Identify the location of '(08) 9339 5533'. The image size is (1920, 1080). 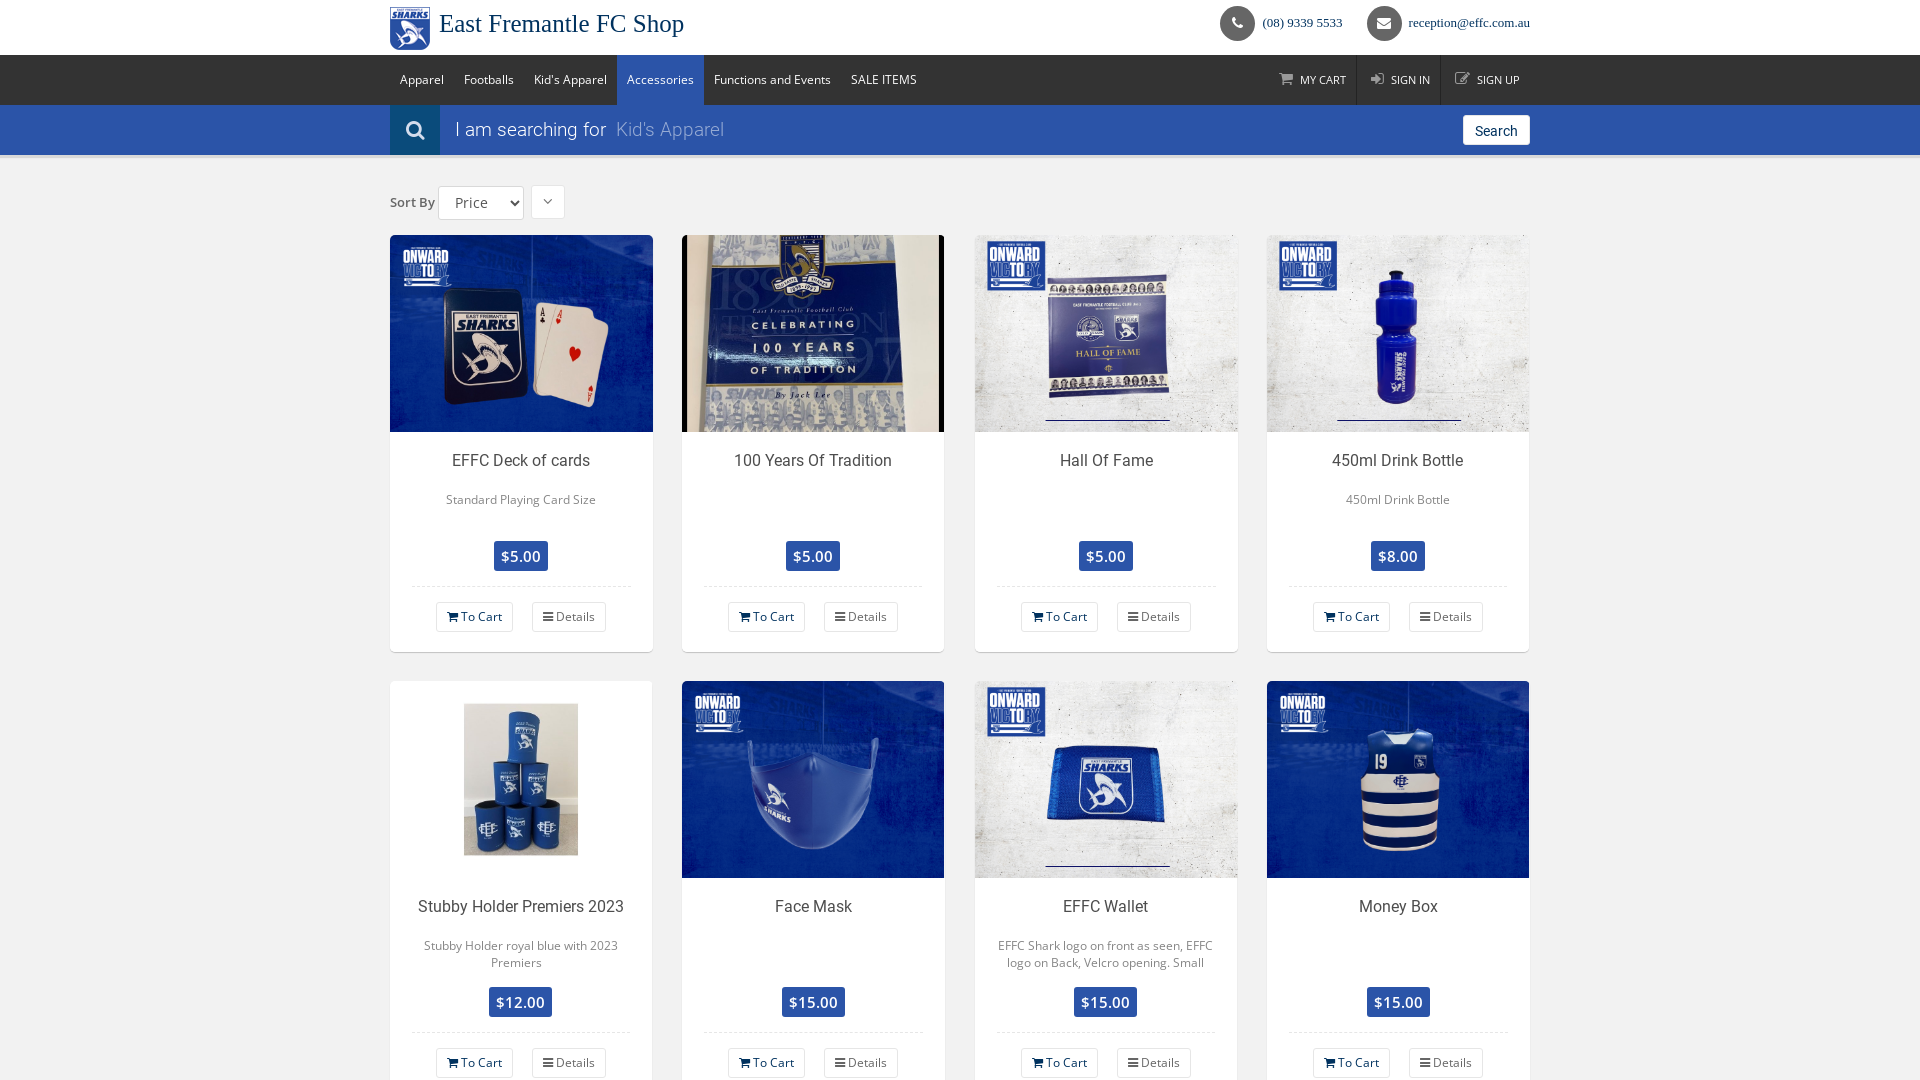
(1261, 22).